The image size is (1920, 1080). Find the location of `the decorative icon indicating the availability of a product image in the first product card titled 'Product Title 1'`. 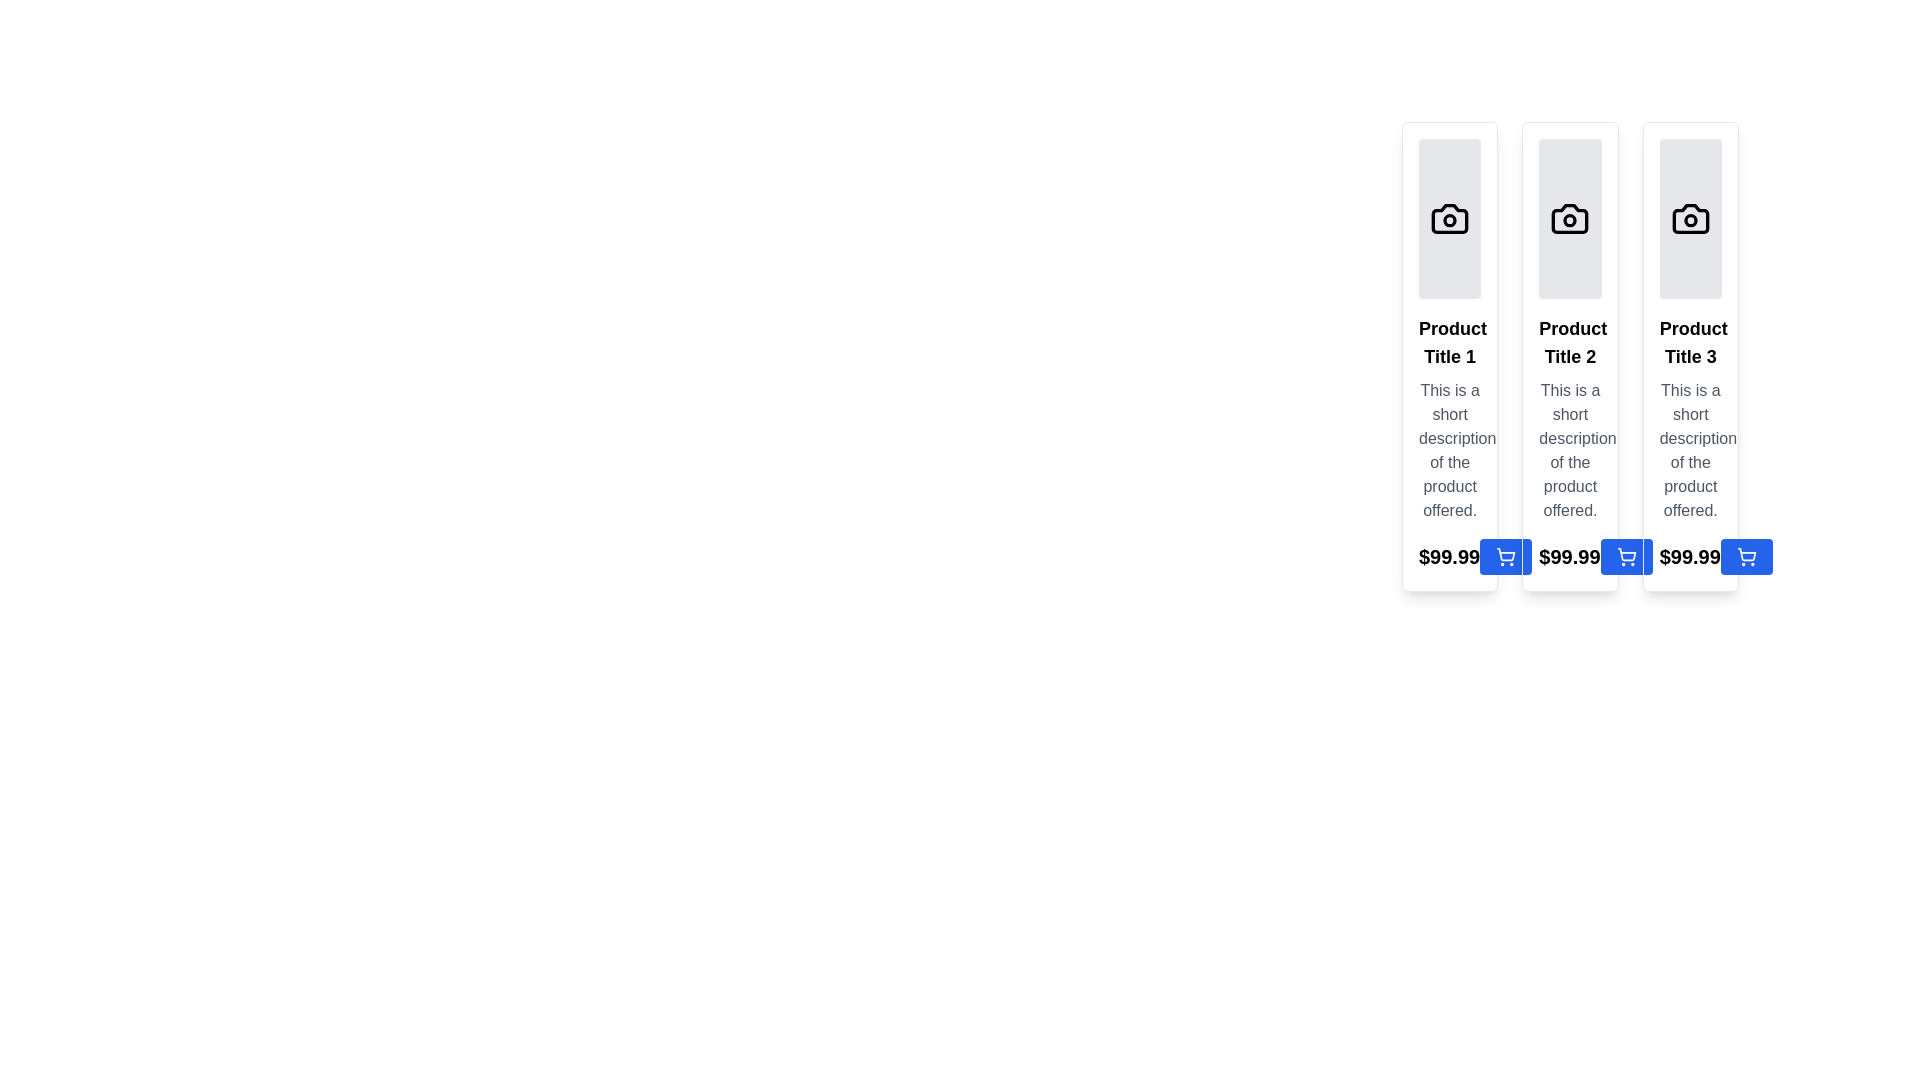

the decorative icon indicating the availability of a product image in the first product card titled 'Product Title 1' is located at coordinates (1450, 219).